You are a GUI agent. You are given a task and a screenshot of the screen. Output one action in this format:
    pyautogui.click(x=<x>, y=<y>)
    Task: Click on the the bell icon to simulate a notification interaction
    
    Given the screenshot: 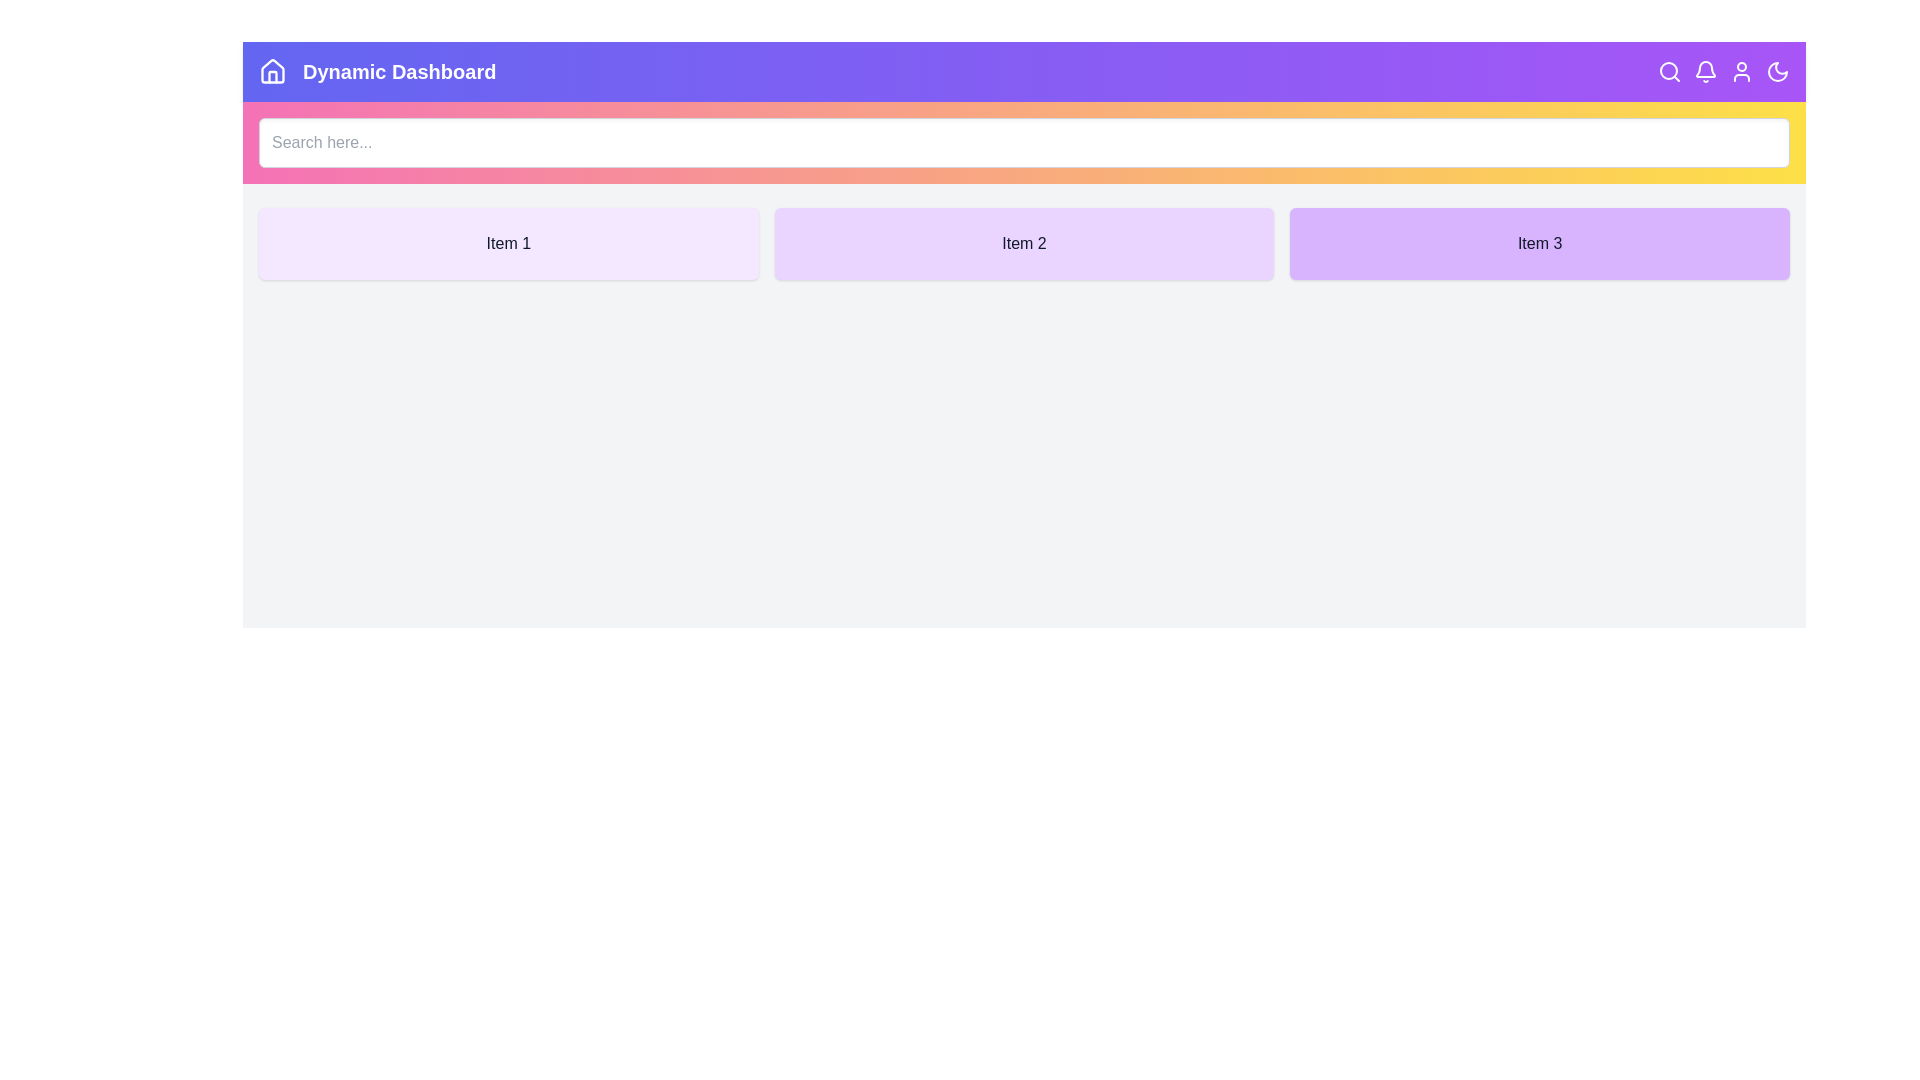 What is the action you would take?
    pyautogui.click(x=1704, y=71)
    